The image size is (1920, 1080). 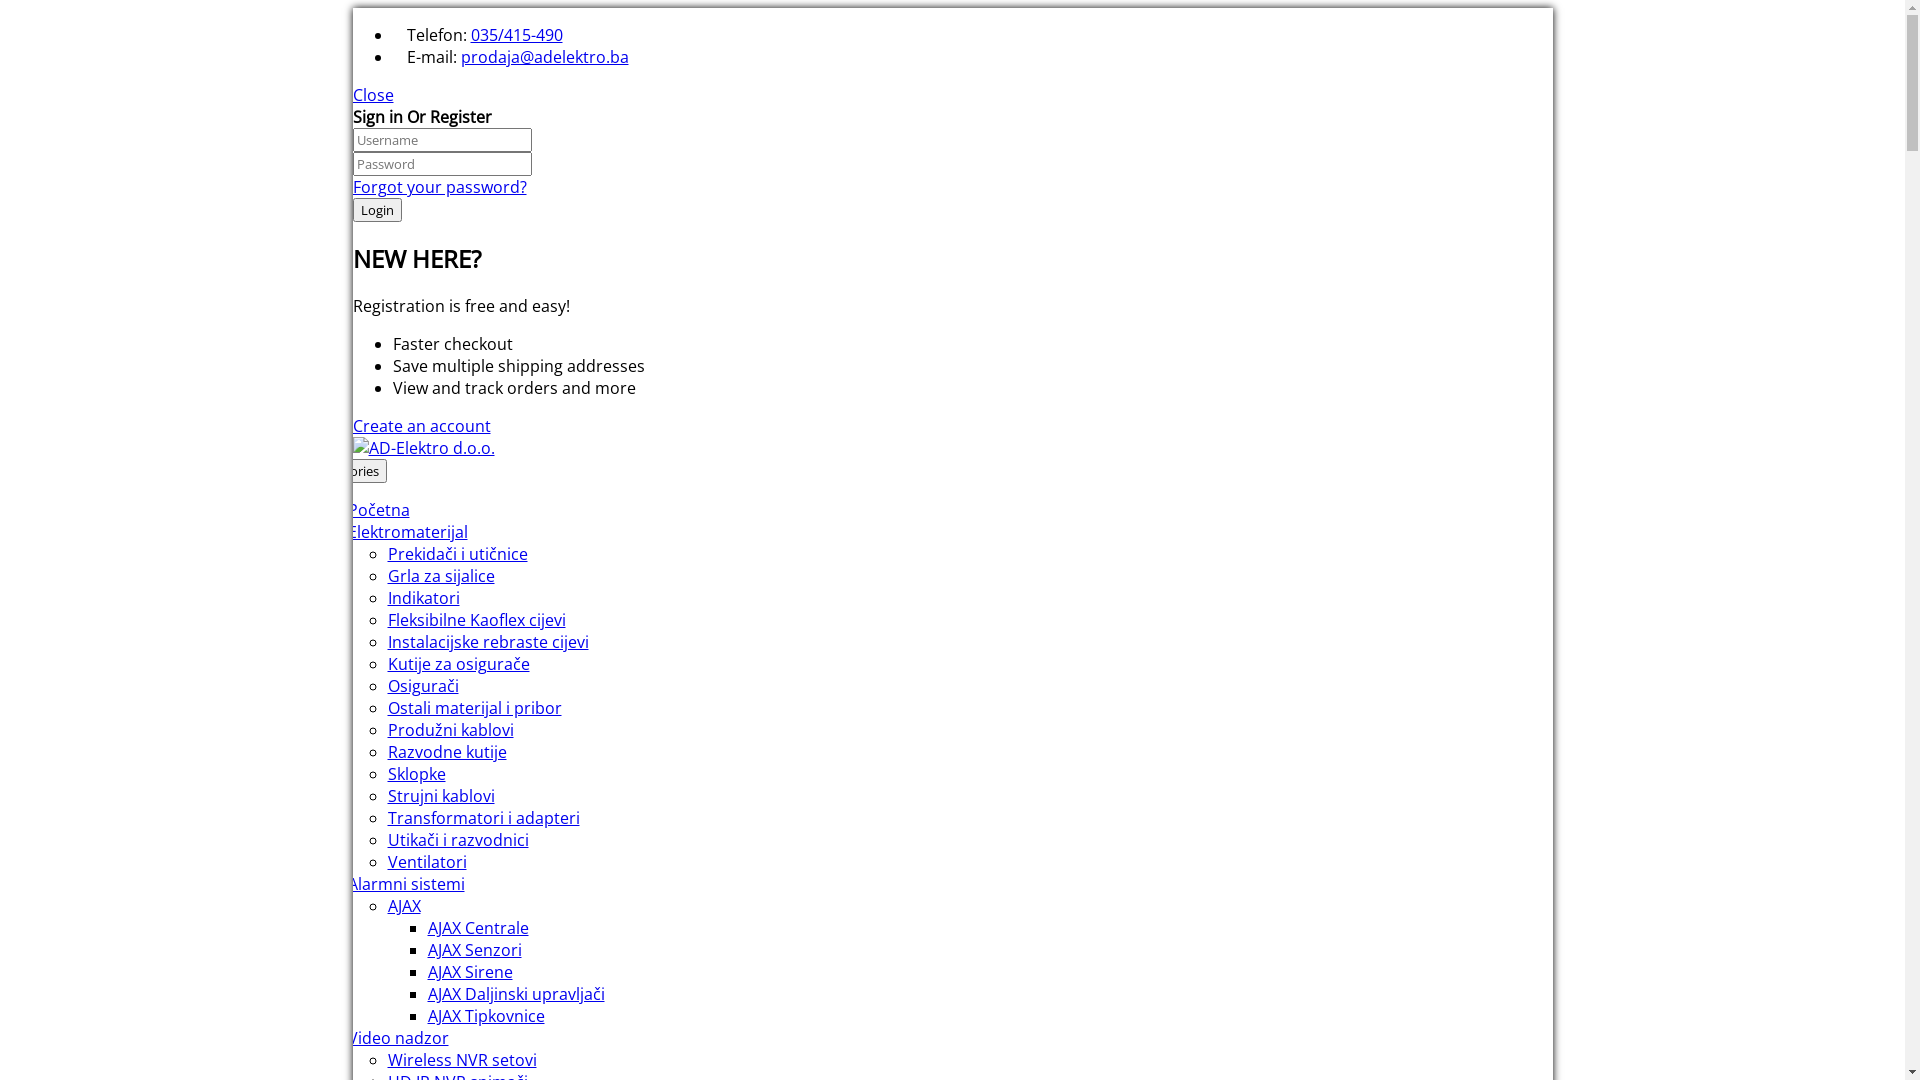 I want to click on '035/415-490', so click(x=515, y=34).